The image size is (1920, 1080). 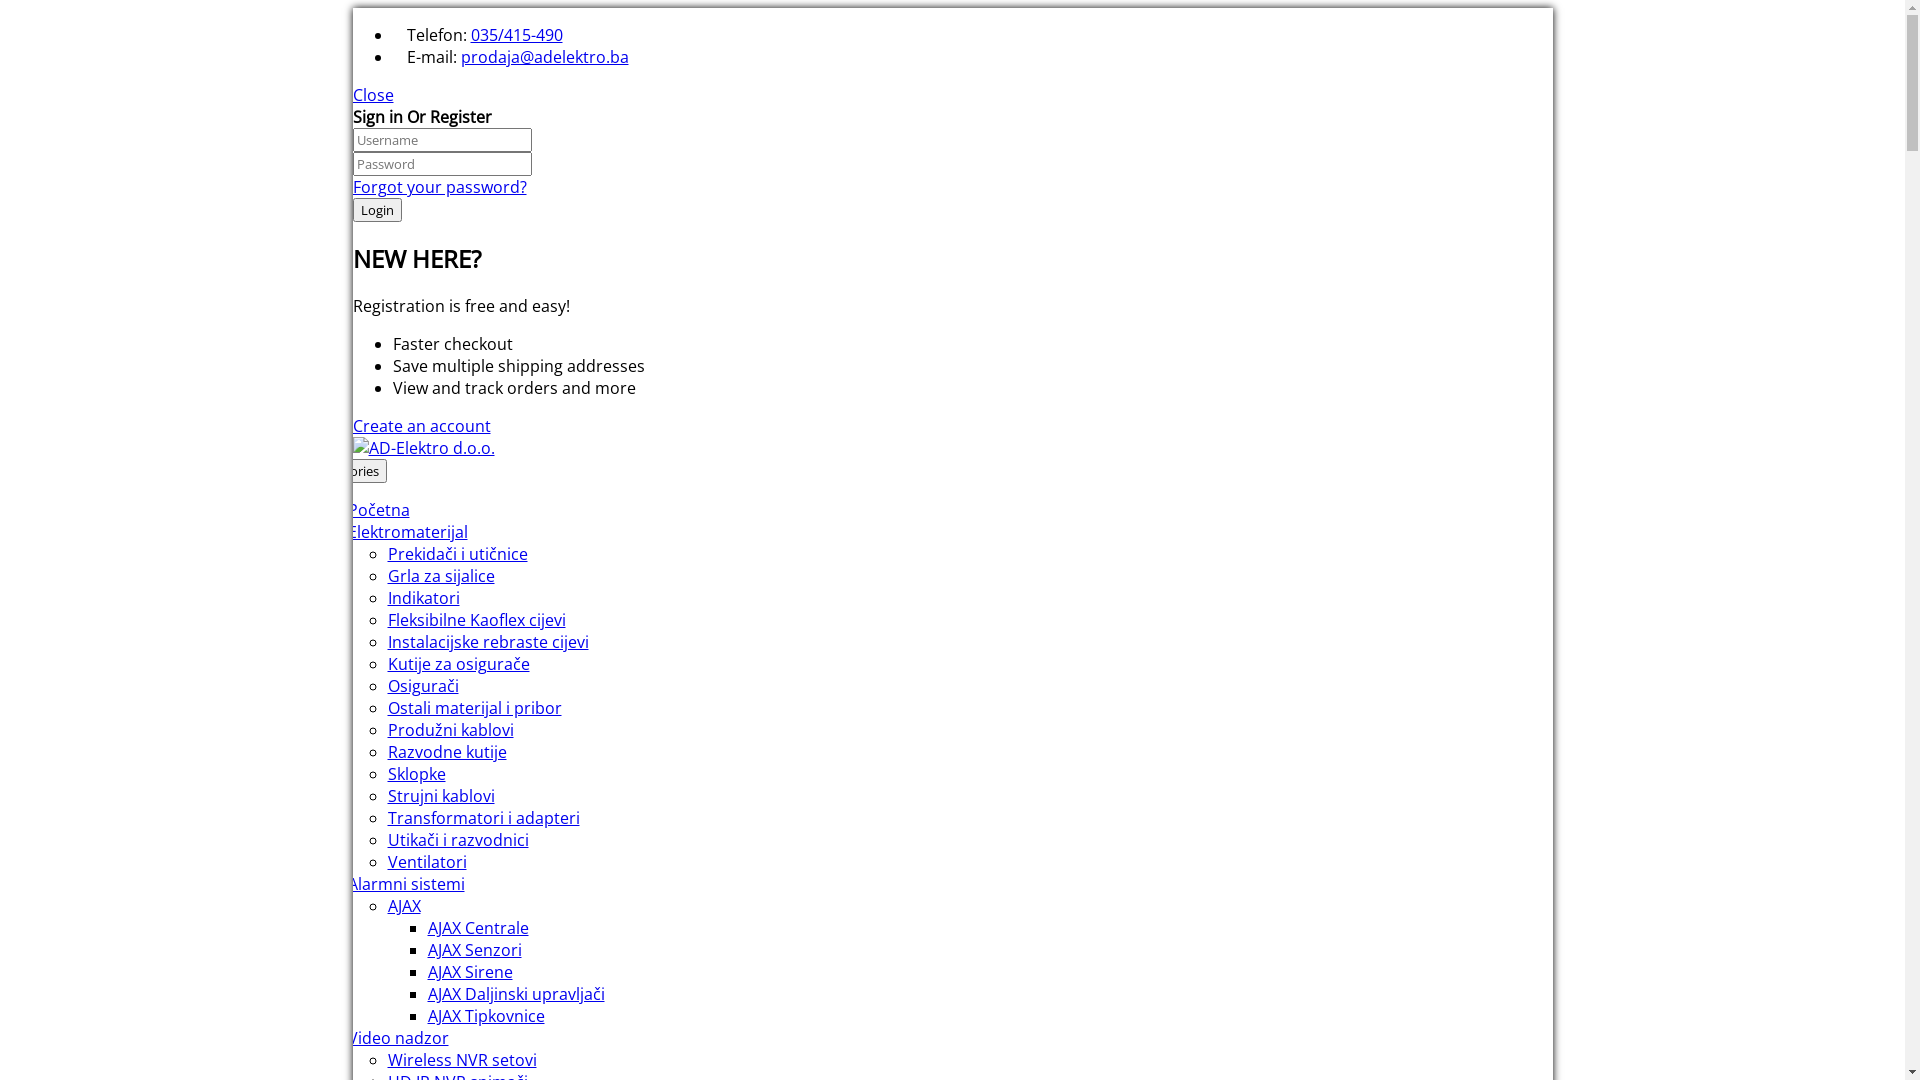 I want to click on '035/415-490', so click(x=515, y=34).